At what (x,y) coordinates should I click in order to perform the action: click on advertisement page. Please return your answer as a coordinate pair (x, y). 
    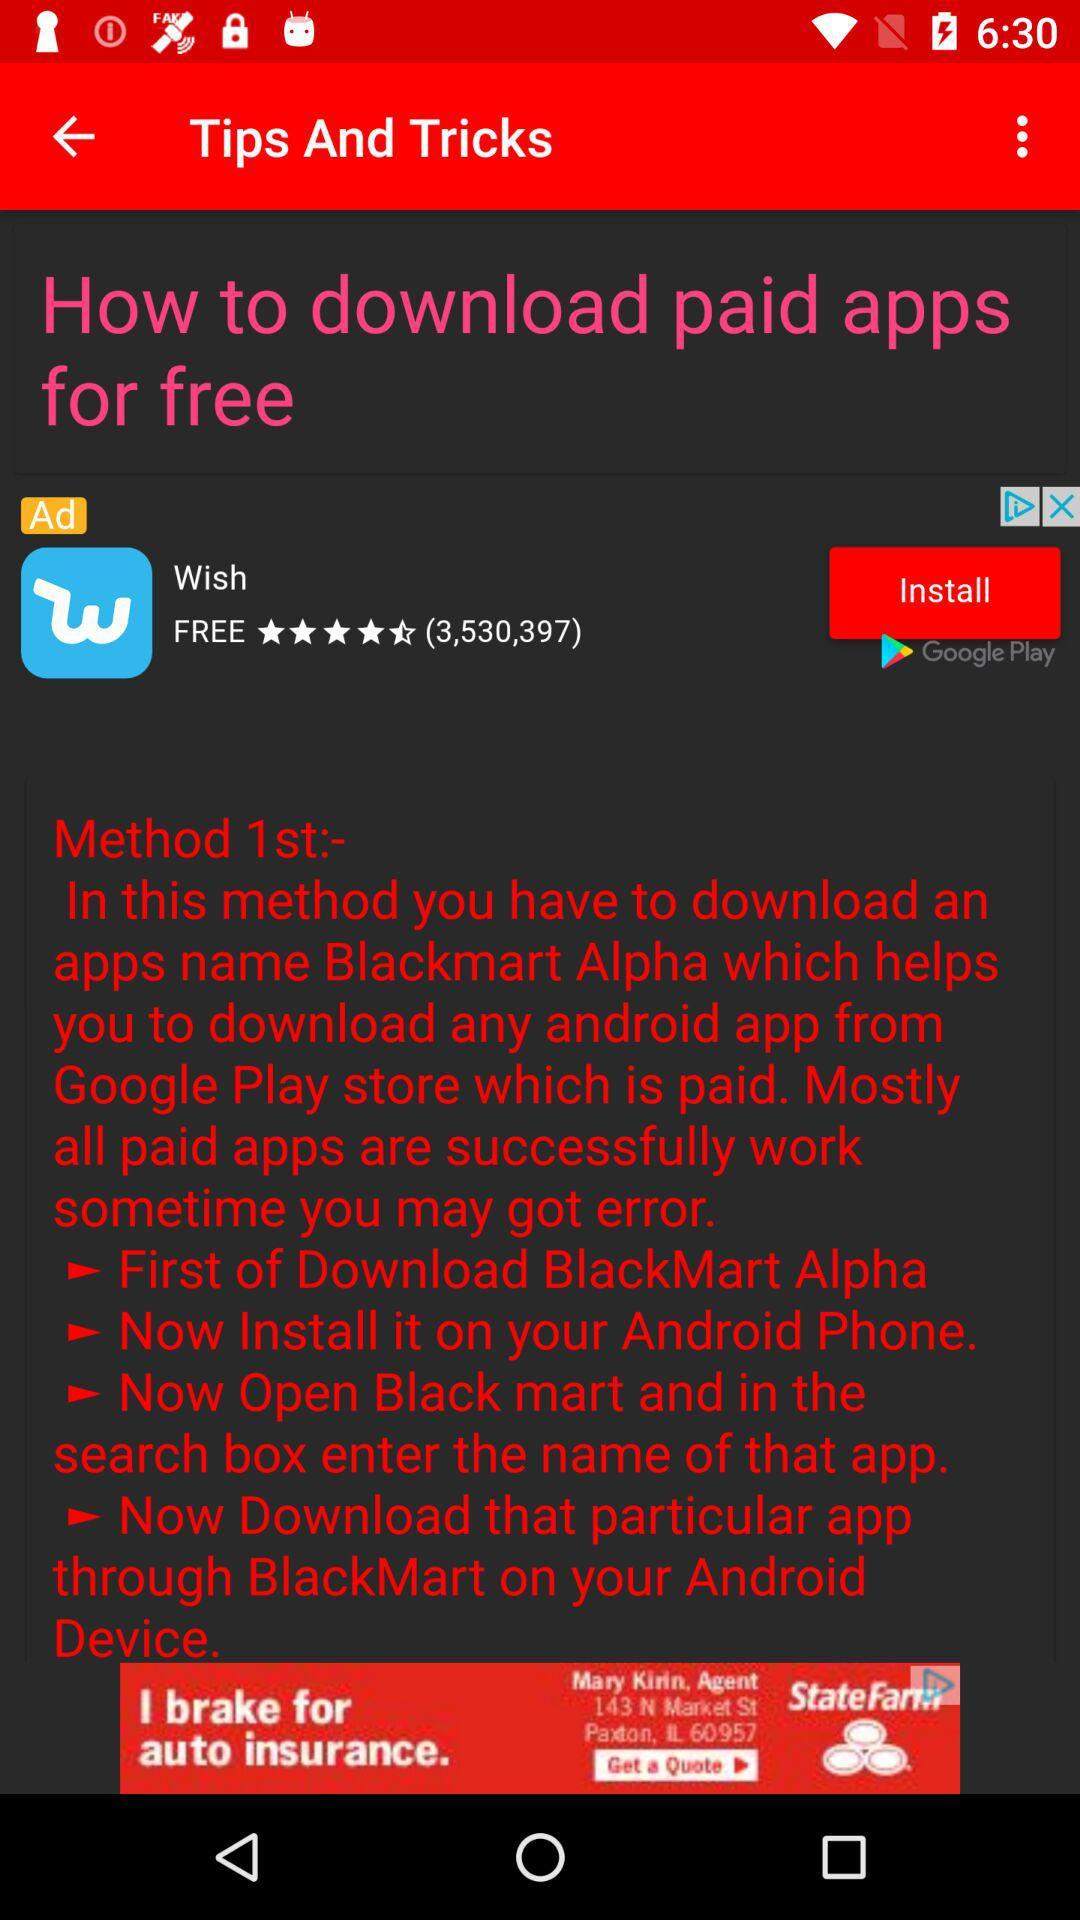
    Looking at the image, I should click on (540, 1727).